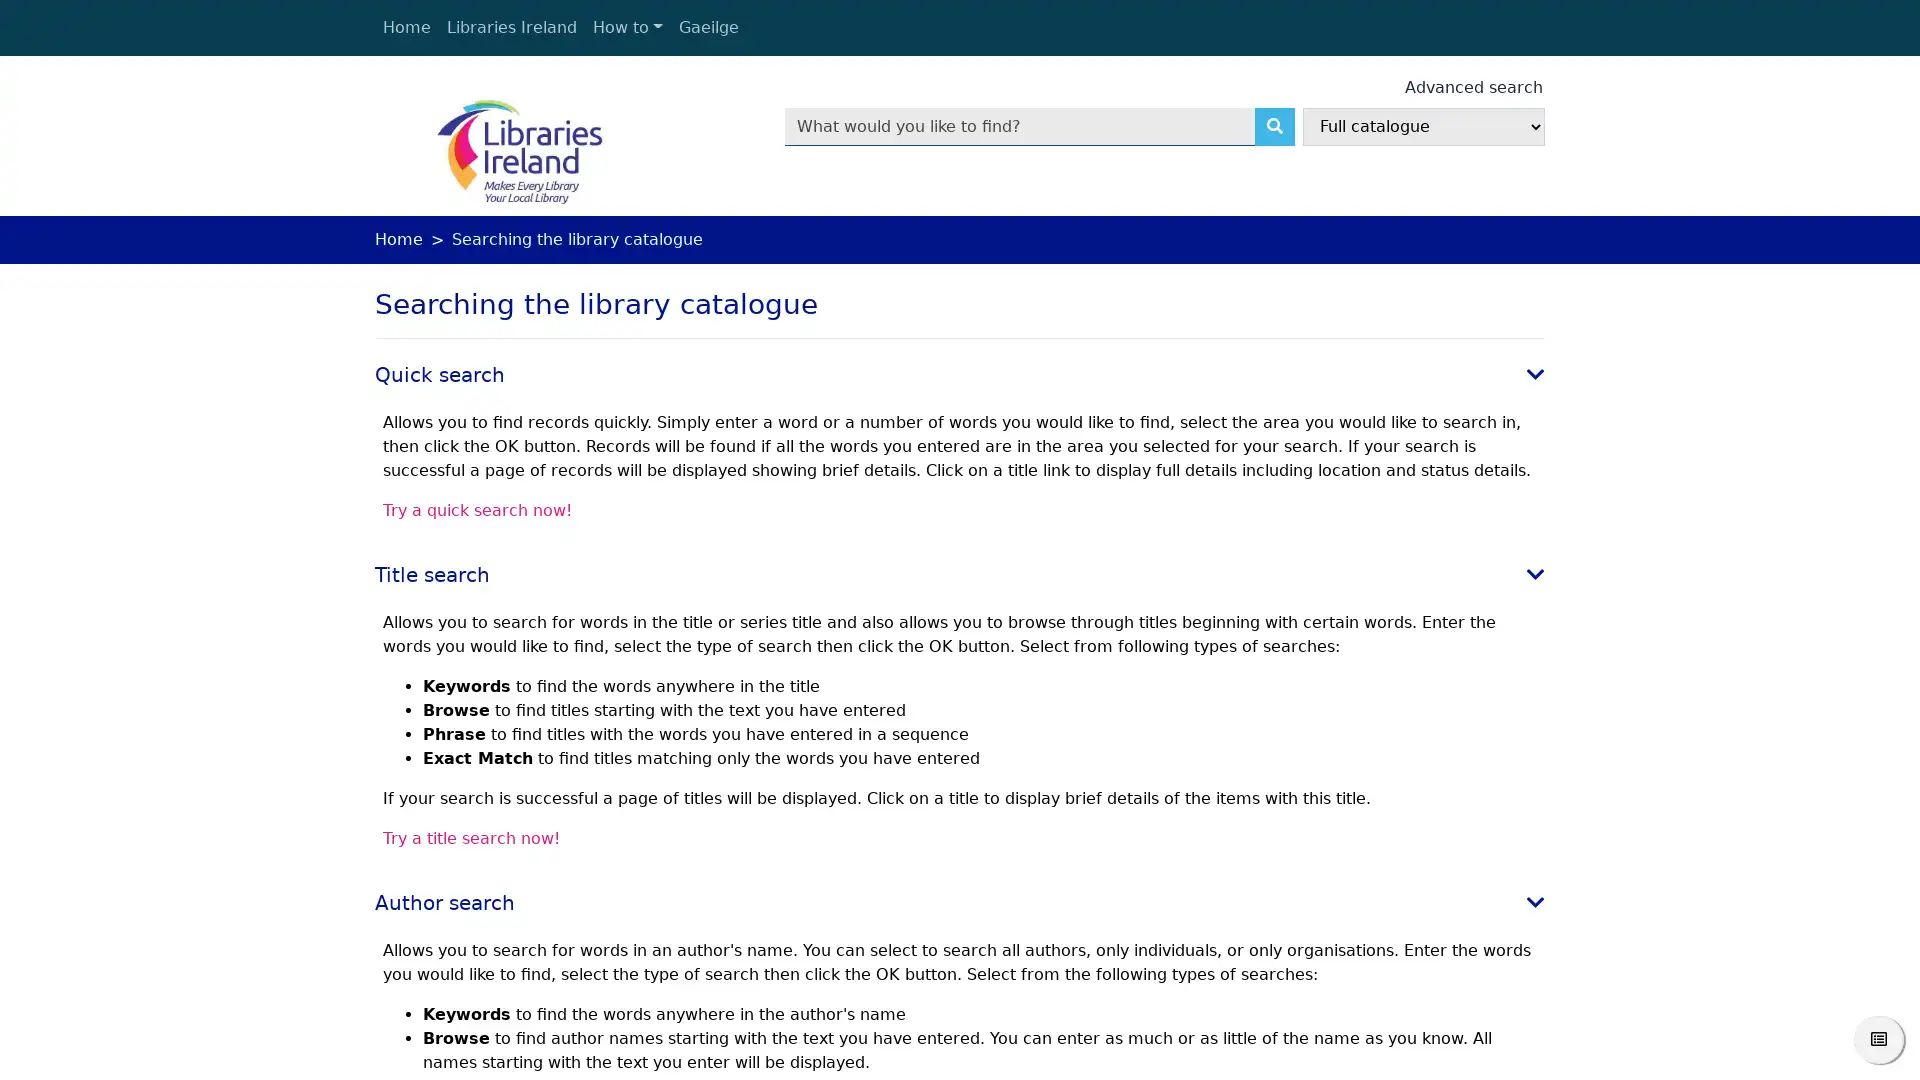 This screenshot has height=1080, width=1920. Describe the element at coordinates (960, 574) in the screenshot. I see `Title search` at that location.